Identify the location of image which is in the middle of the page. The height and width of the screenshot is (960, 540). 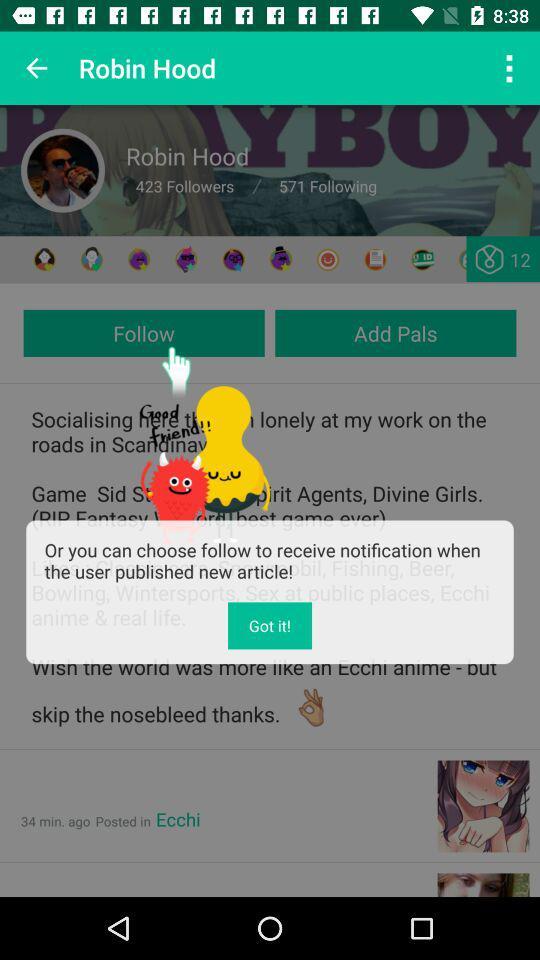
(203, 444).